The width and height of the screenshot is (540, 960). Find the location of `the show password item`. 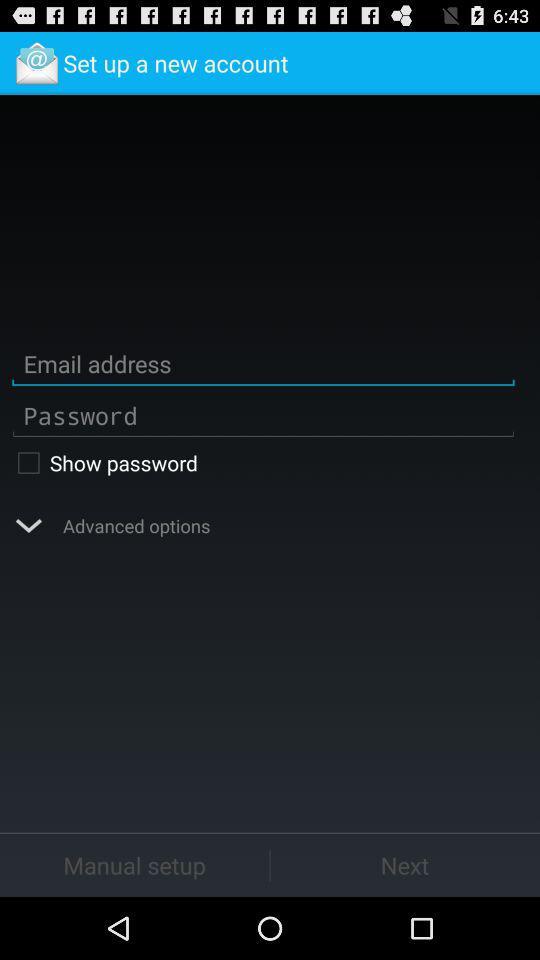

the show password item is located at coordinates (263, 462).